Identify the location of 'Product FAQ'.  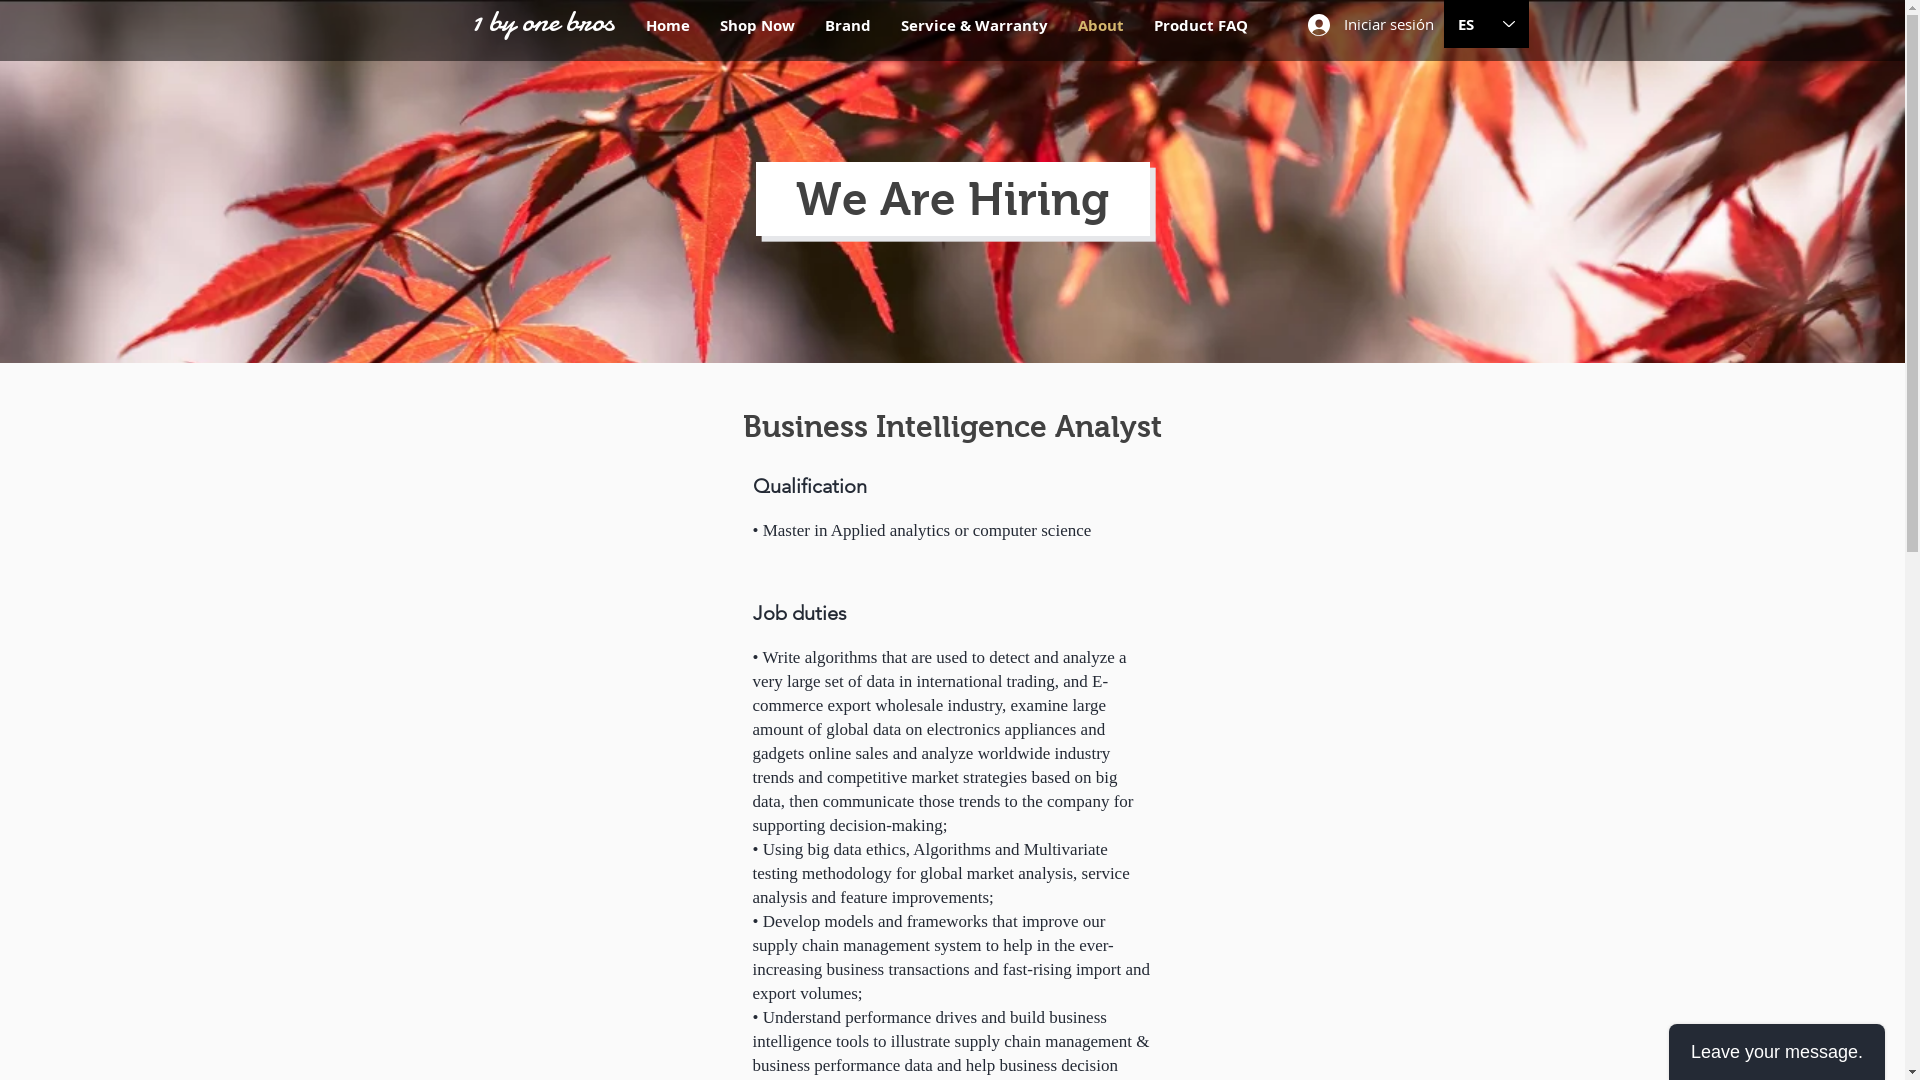
(1137, 26).